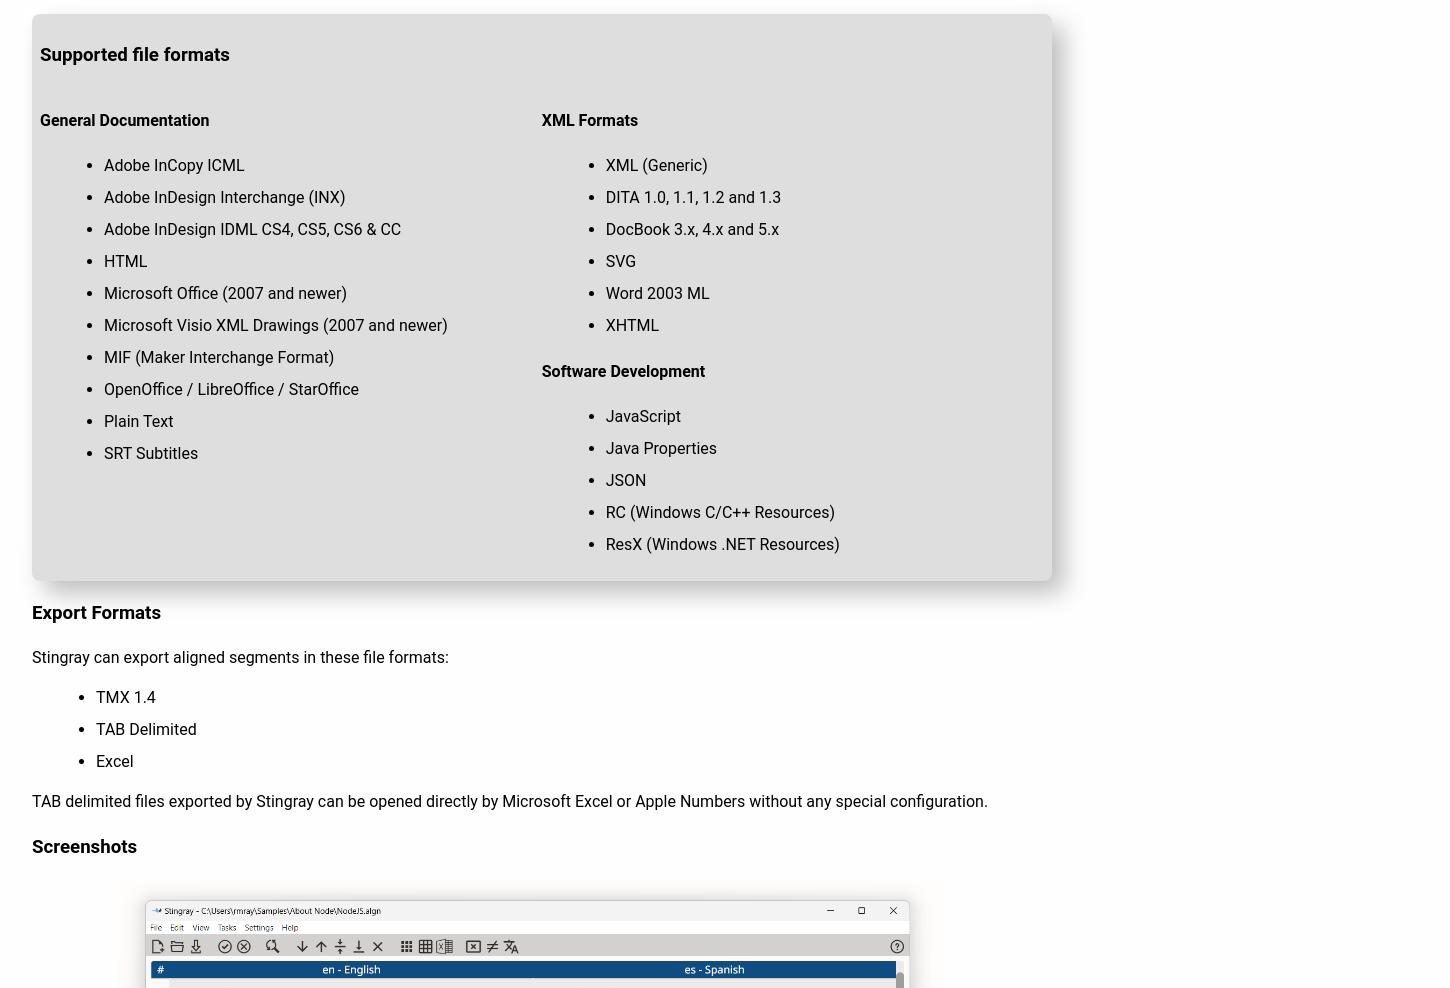  Describe the element at coordinates (137, 420) in the screenshot. I see `'Plain Text'` at that location.